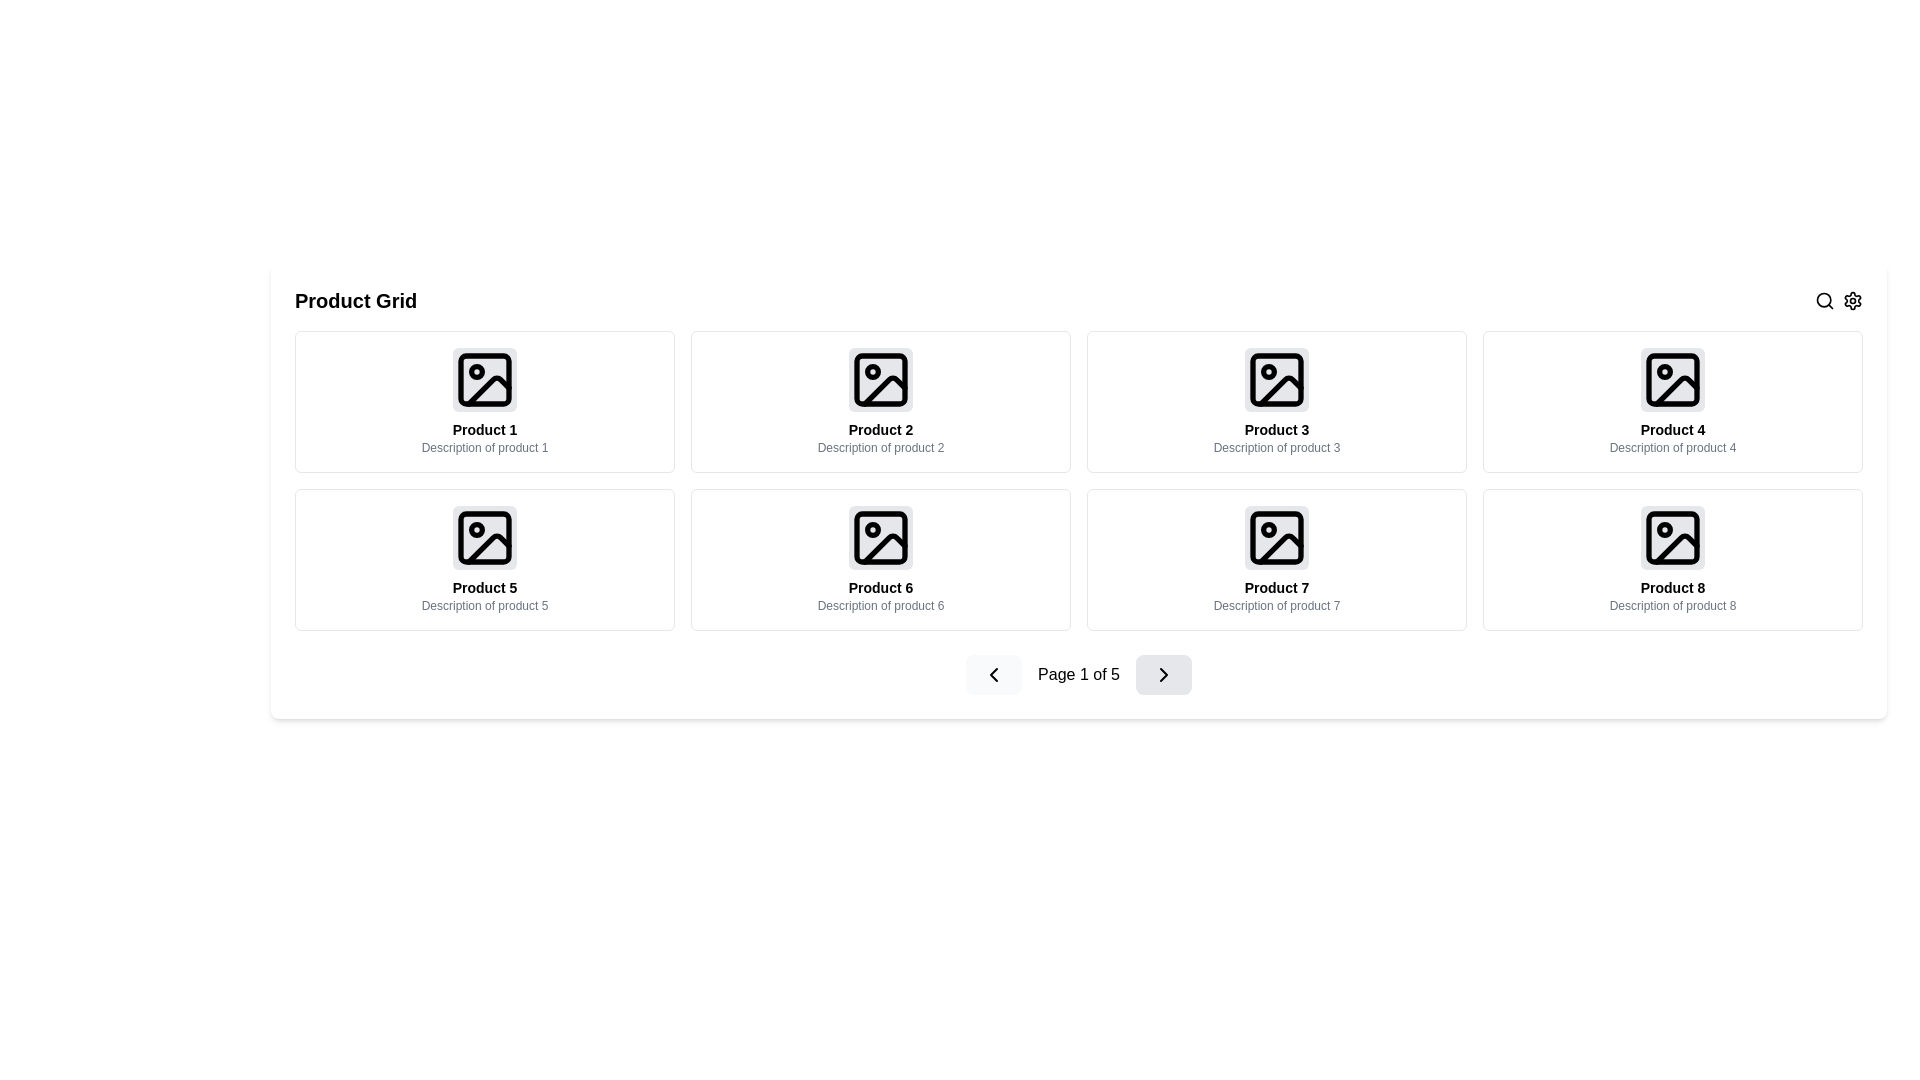 The image size is (1920, 1080). Describe the element at coordinates (1673, 604) in the screenshot. I see `the text label providing a brief description for 'Product 8', located directly below the product title` at that location.